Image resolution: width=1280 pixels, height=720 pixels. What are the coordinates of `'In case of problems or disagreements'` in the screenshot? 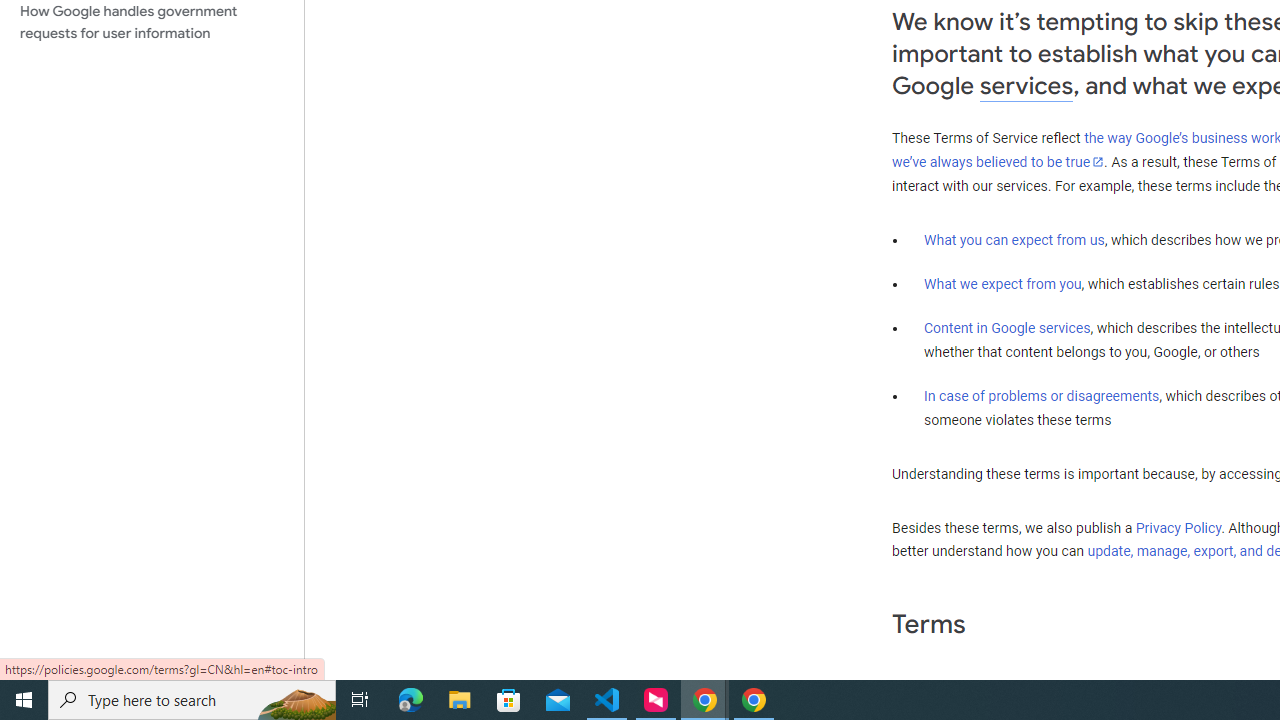 It's located at (1040, 396).